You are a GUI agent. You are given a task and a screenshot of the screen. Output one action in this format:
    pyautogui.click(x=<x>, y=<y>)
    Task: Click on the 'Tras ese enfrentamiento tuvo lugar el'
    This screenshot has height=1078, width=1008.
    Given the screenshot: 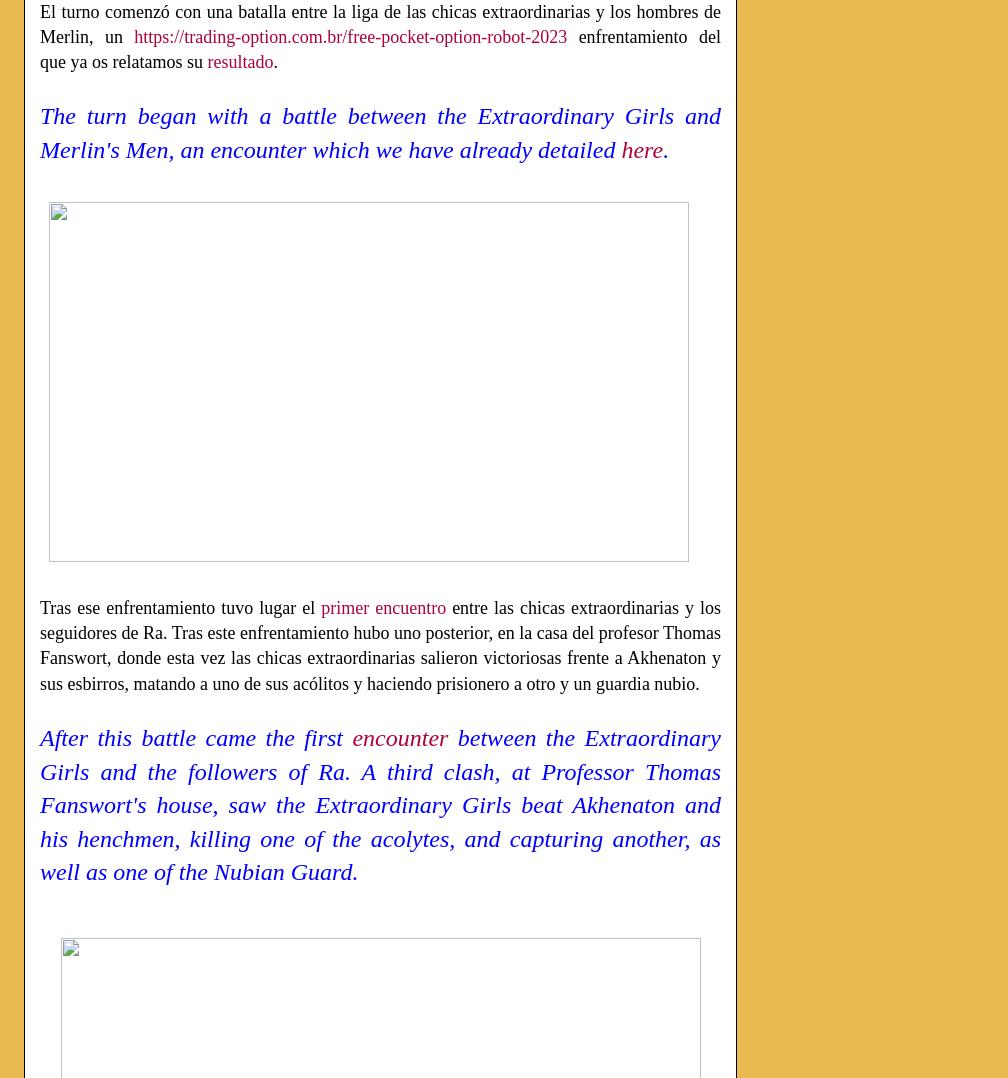 What is the action you would take?
    pyautogui.click(x=40, y=607)
    